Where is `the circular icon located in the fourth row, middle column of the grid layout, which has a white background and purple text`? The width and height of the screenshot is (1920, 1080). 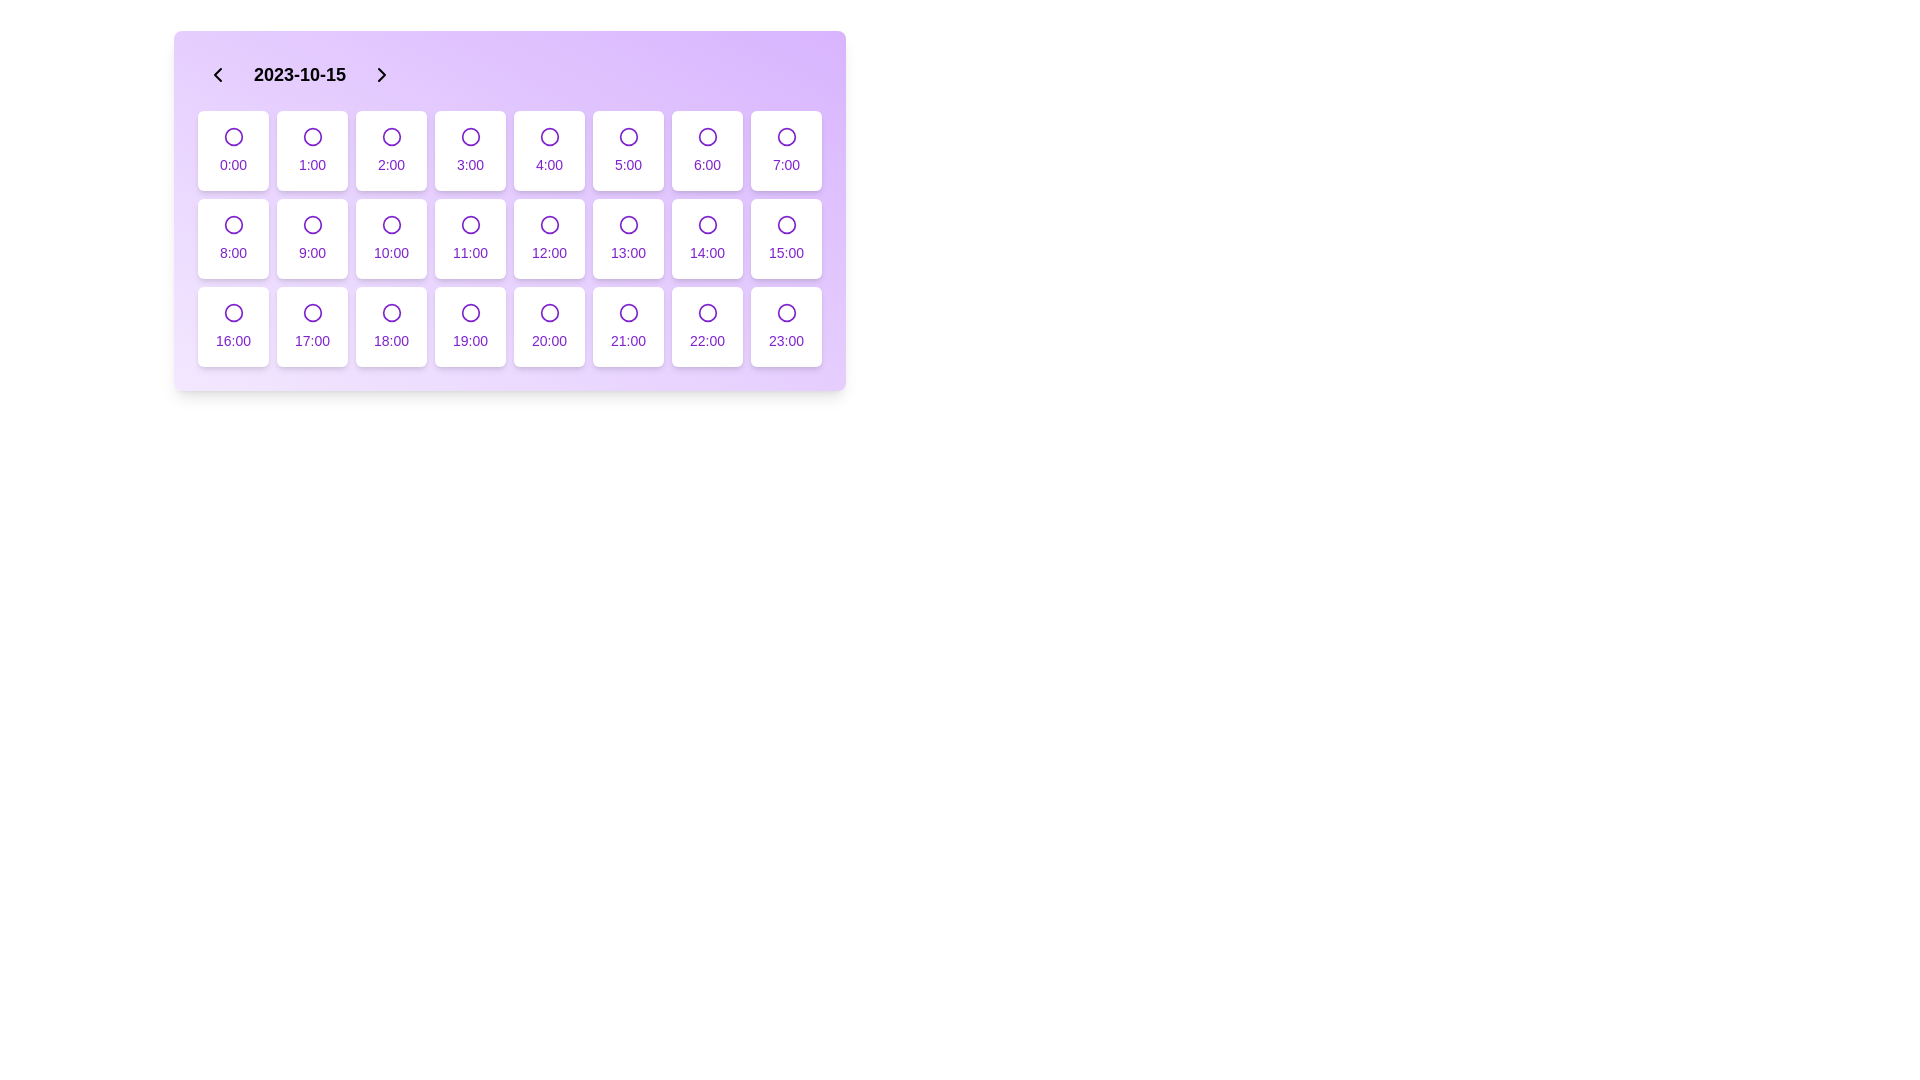 the circular icon located in the fourth row, middle column of the grid layout, which has a white background and purple text is located at coordinates (549, 224).